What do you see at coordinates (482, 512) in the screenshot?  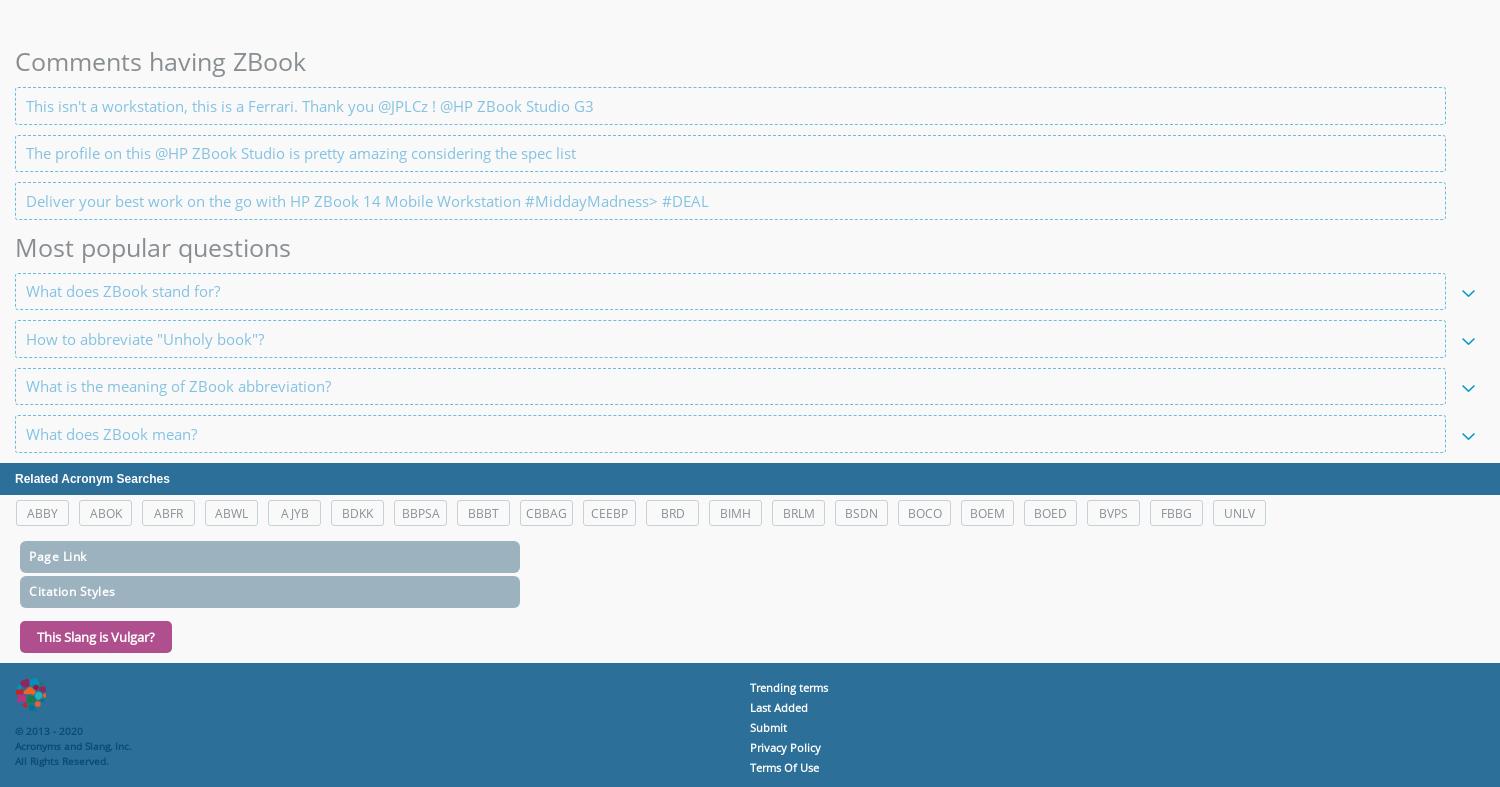 I see `'BBBT'` at bounding box center [482, 512].